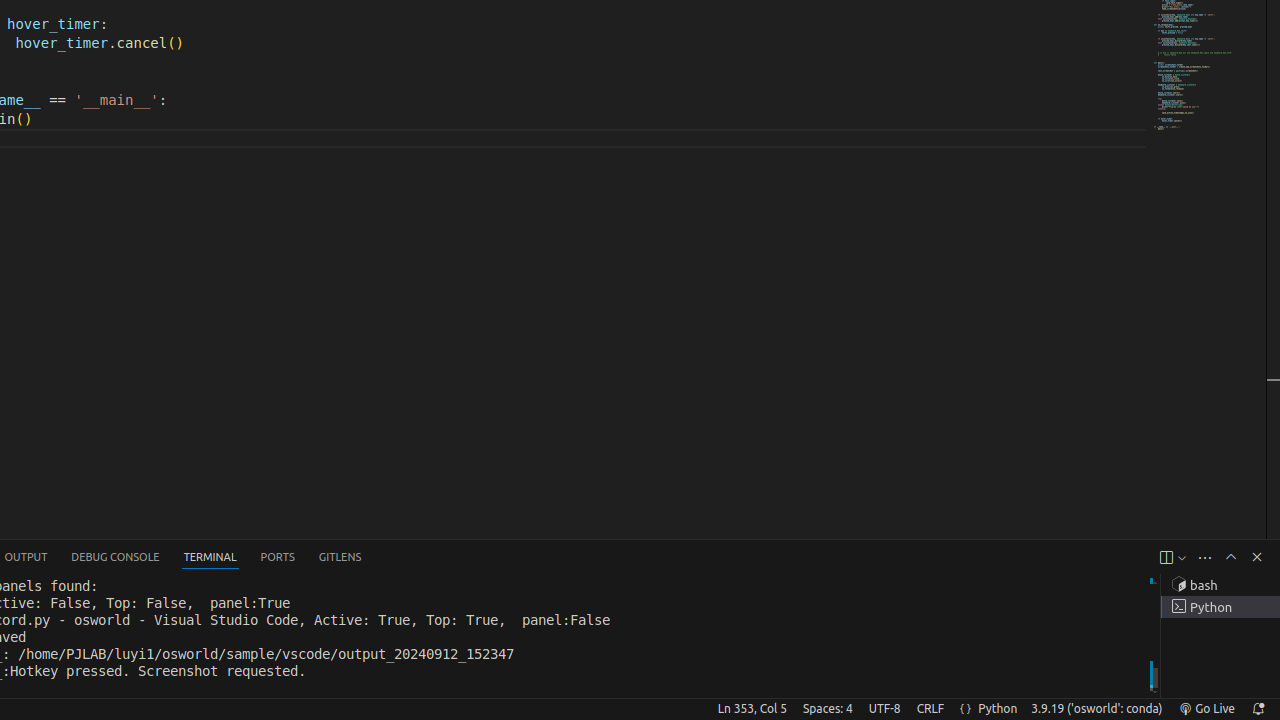  Describe the element at coordinates (827, 707) in the screenshot. I see `'Spaces: 4'` at that location.